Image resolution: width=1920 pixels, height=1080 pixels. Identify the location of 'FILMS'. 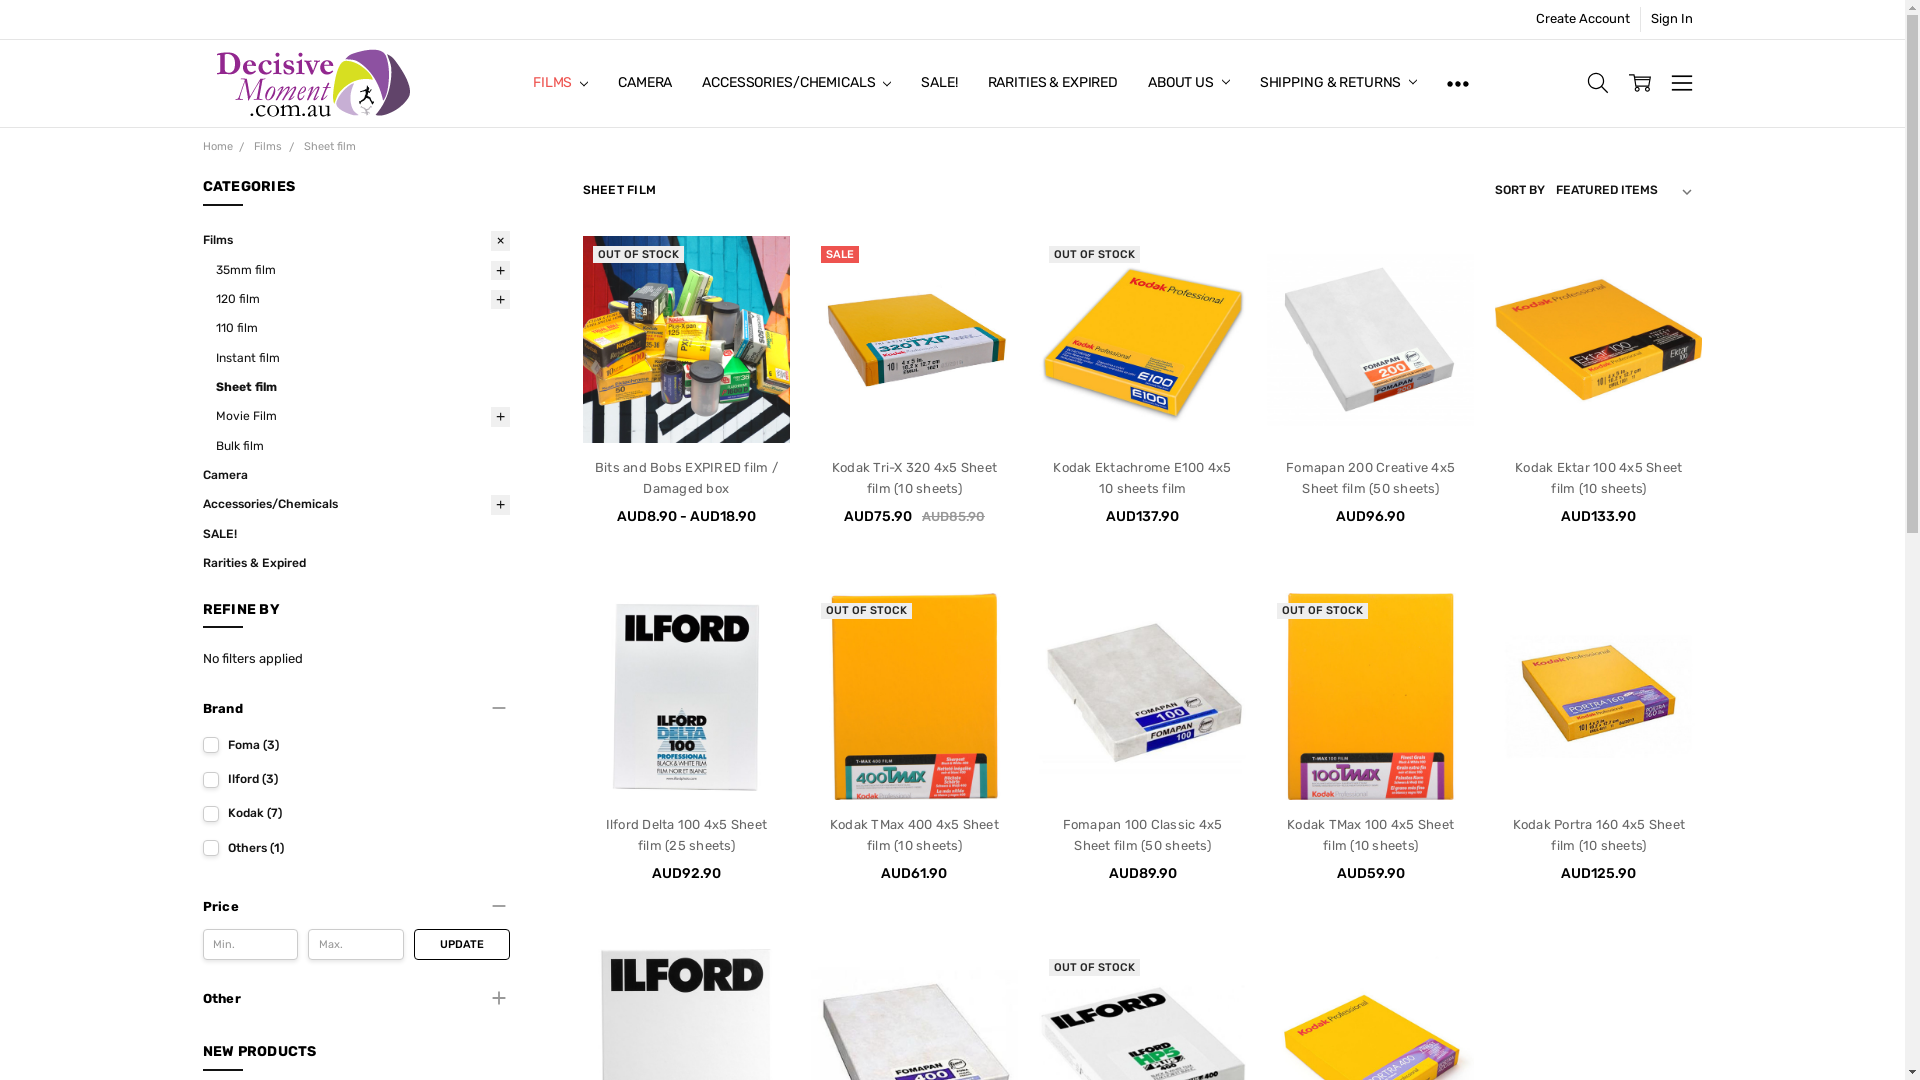
(560, 82).